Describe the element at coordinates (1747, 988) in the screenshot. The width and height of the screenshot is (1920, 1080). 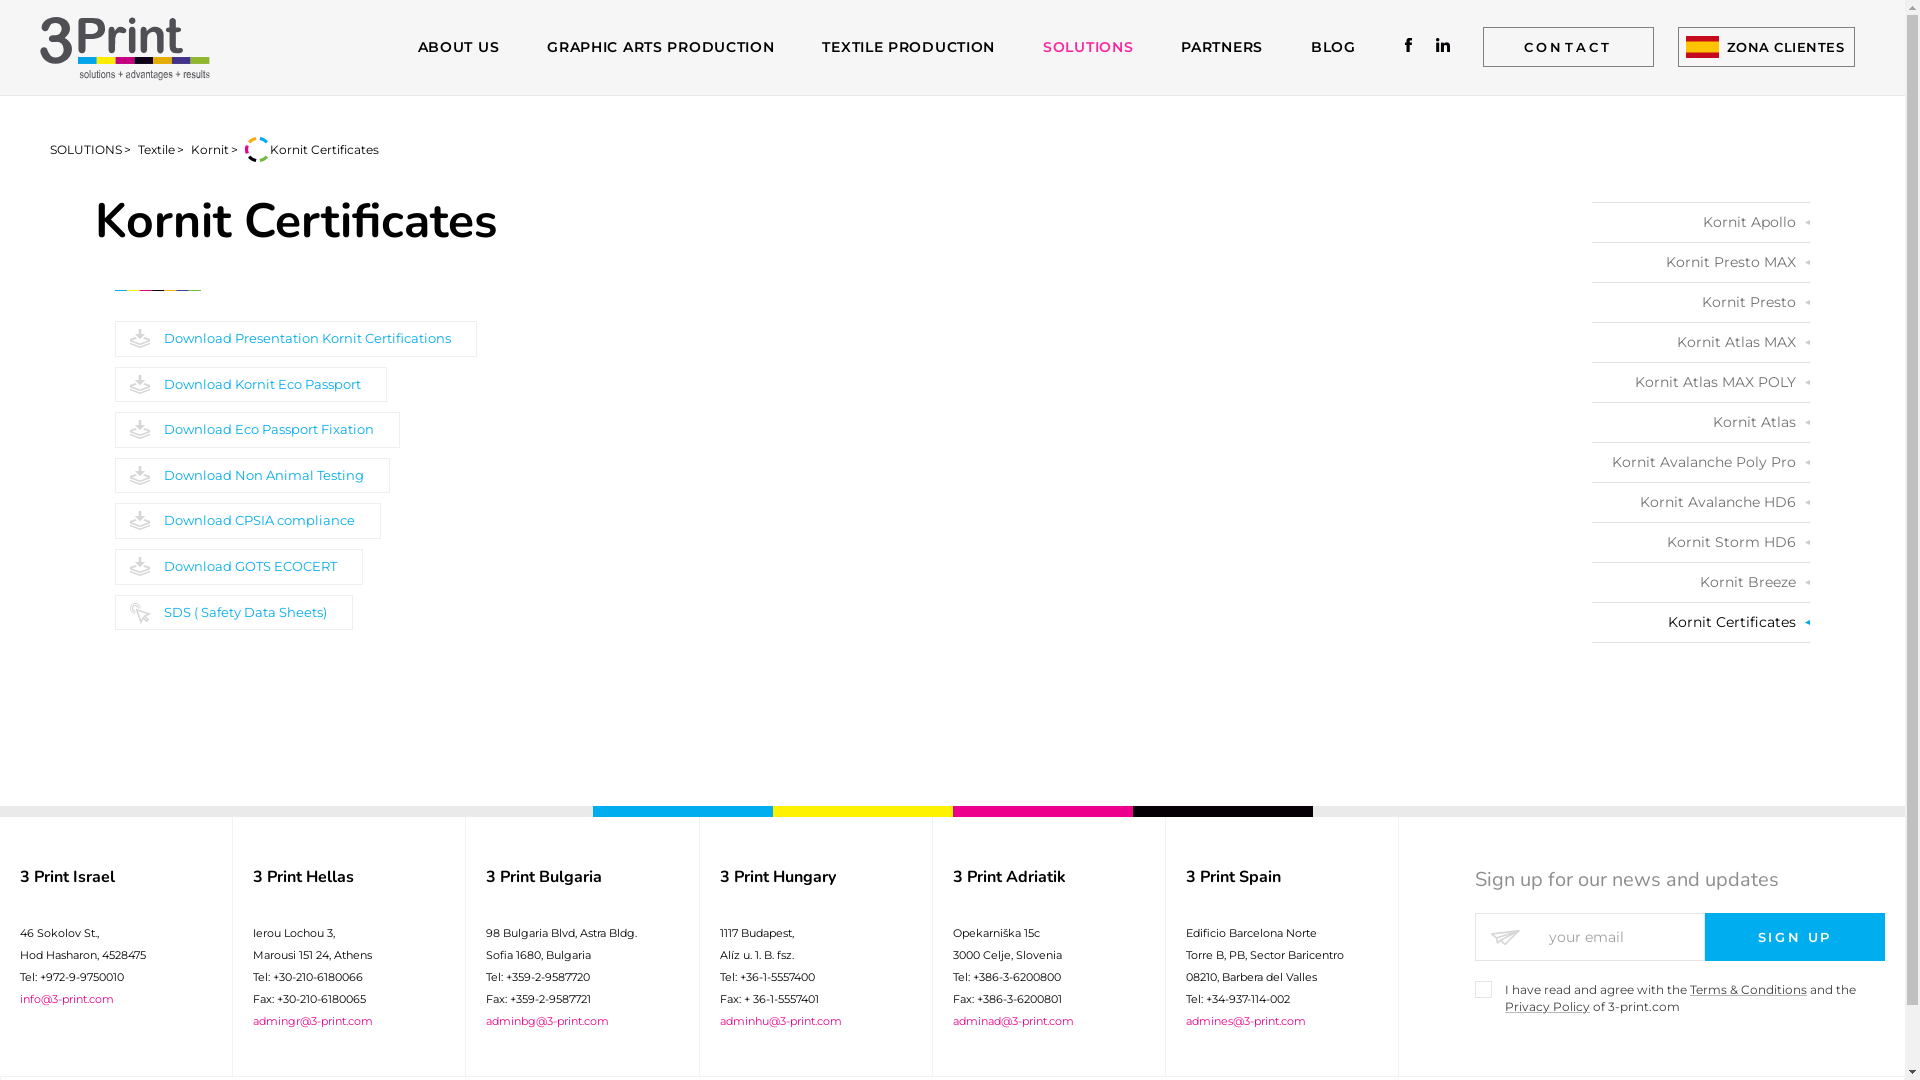
I see `'Terms & Conditions'` at that location.